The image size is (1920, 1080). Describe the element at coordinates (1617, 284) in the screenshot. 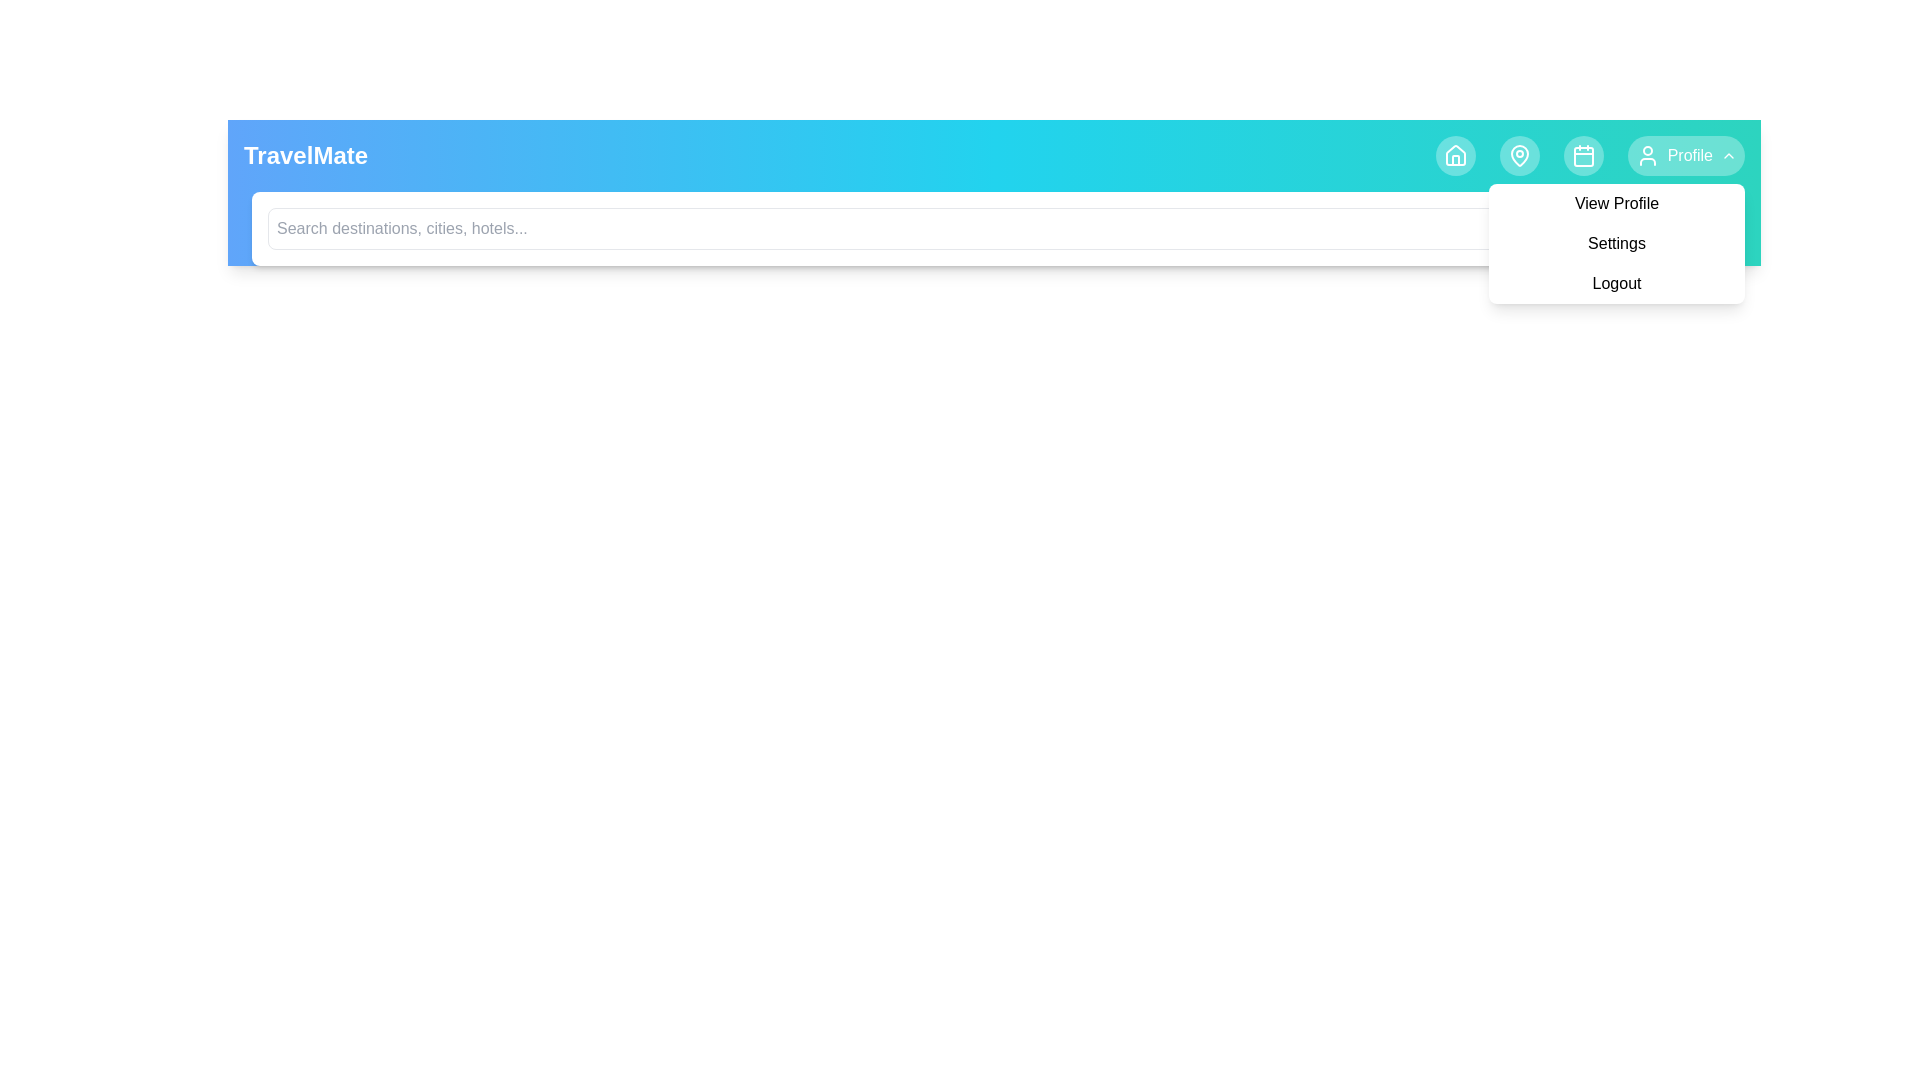

I see `the Logout from the profile menu` at that location.